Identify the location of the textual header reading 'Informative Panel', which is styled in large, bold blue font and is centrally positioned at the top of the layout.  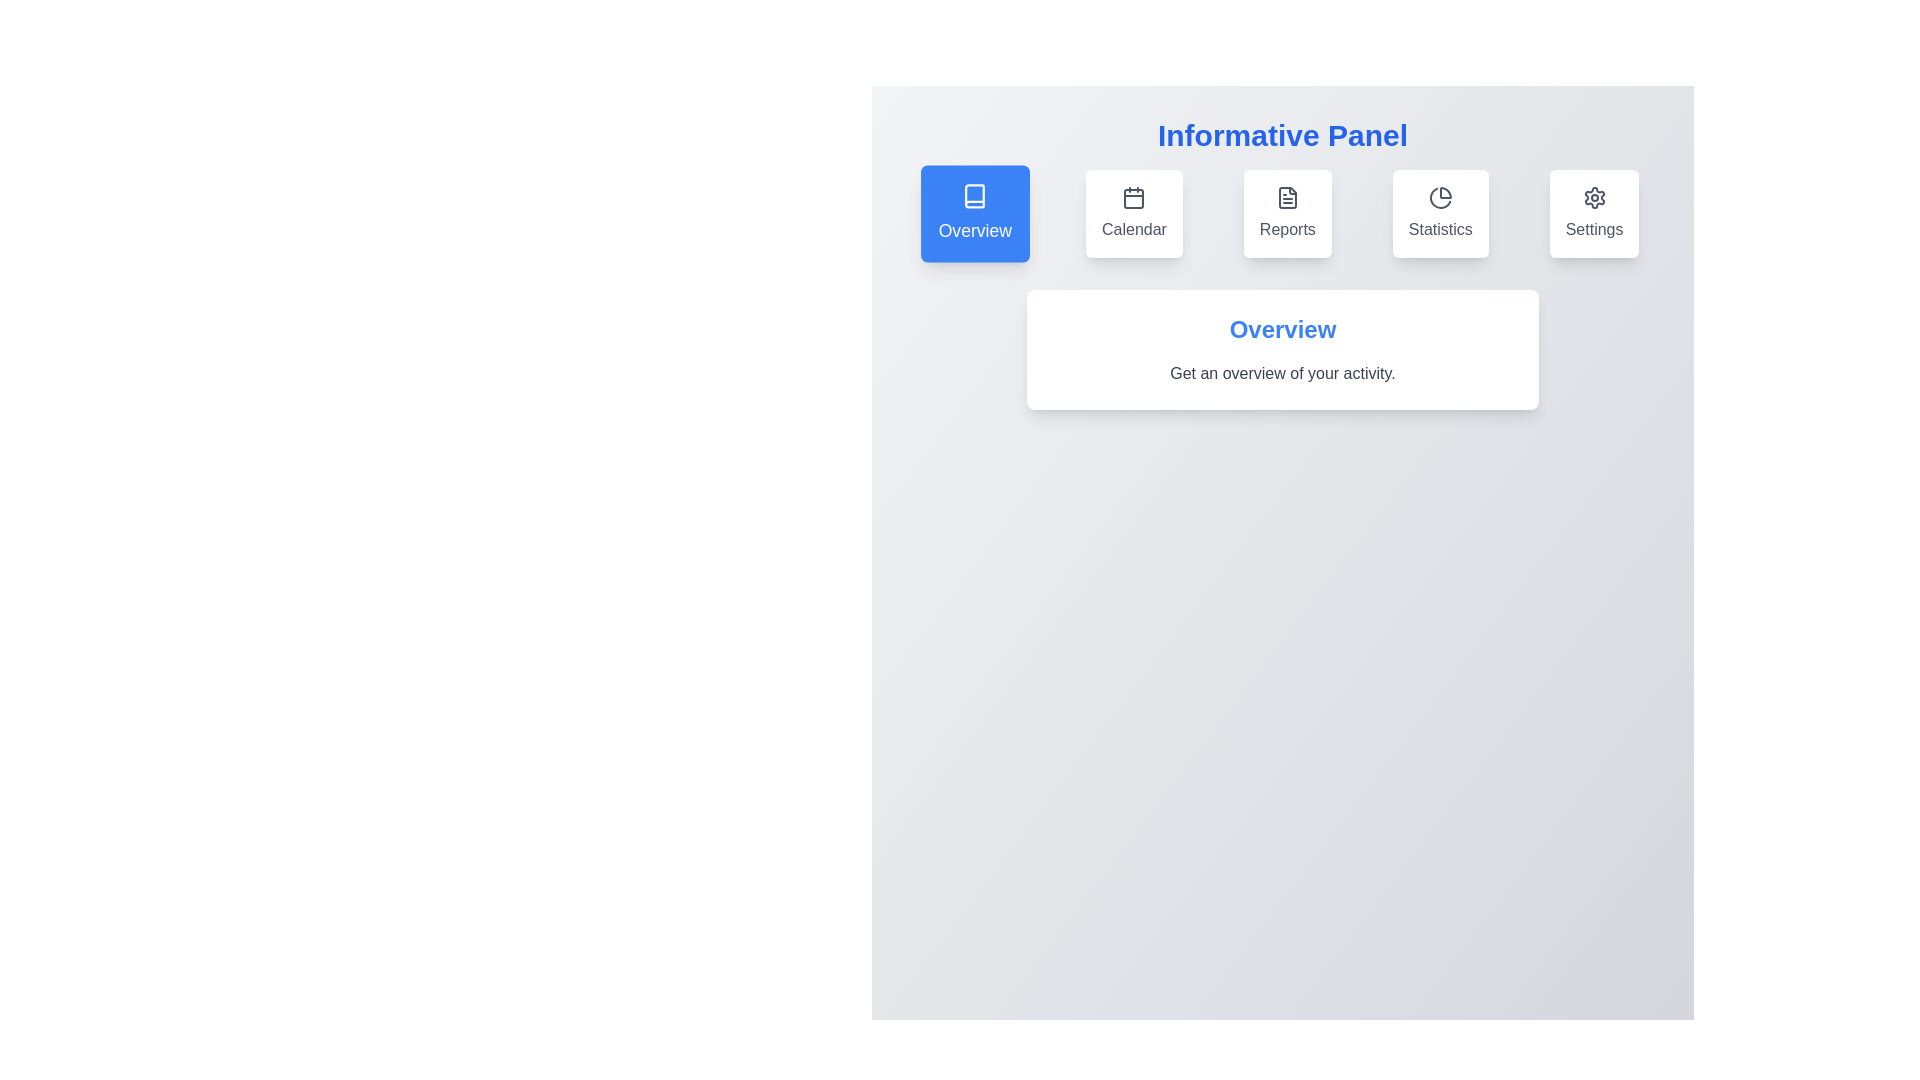
(1282, 135).